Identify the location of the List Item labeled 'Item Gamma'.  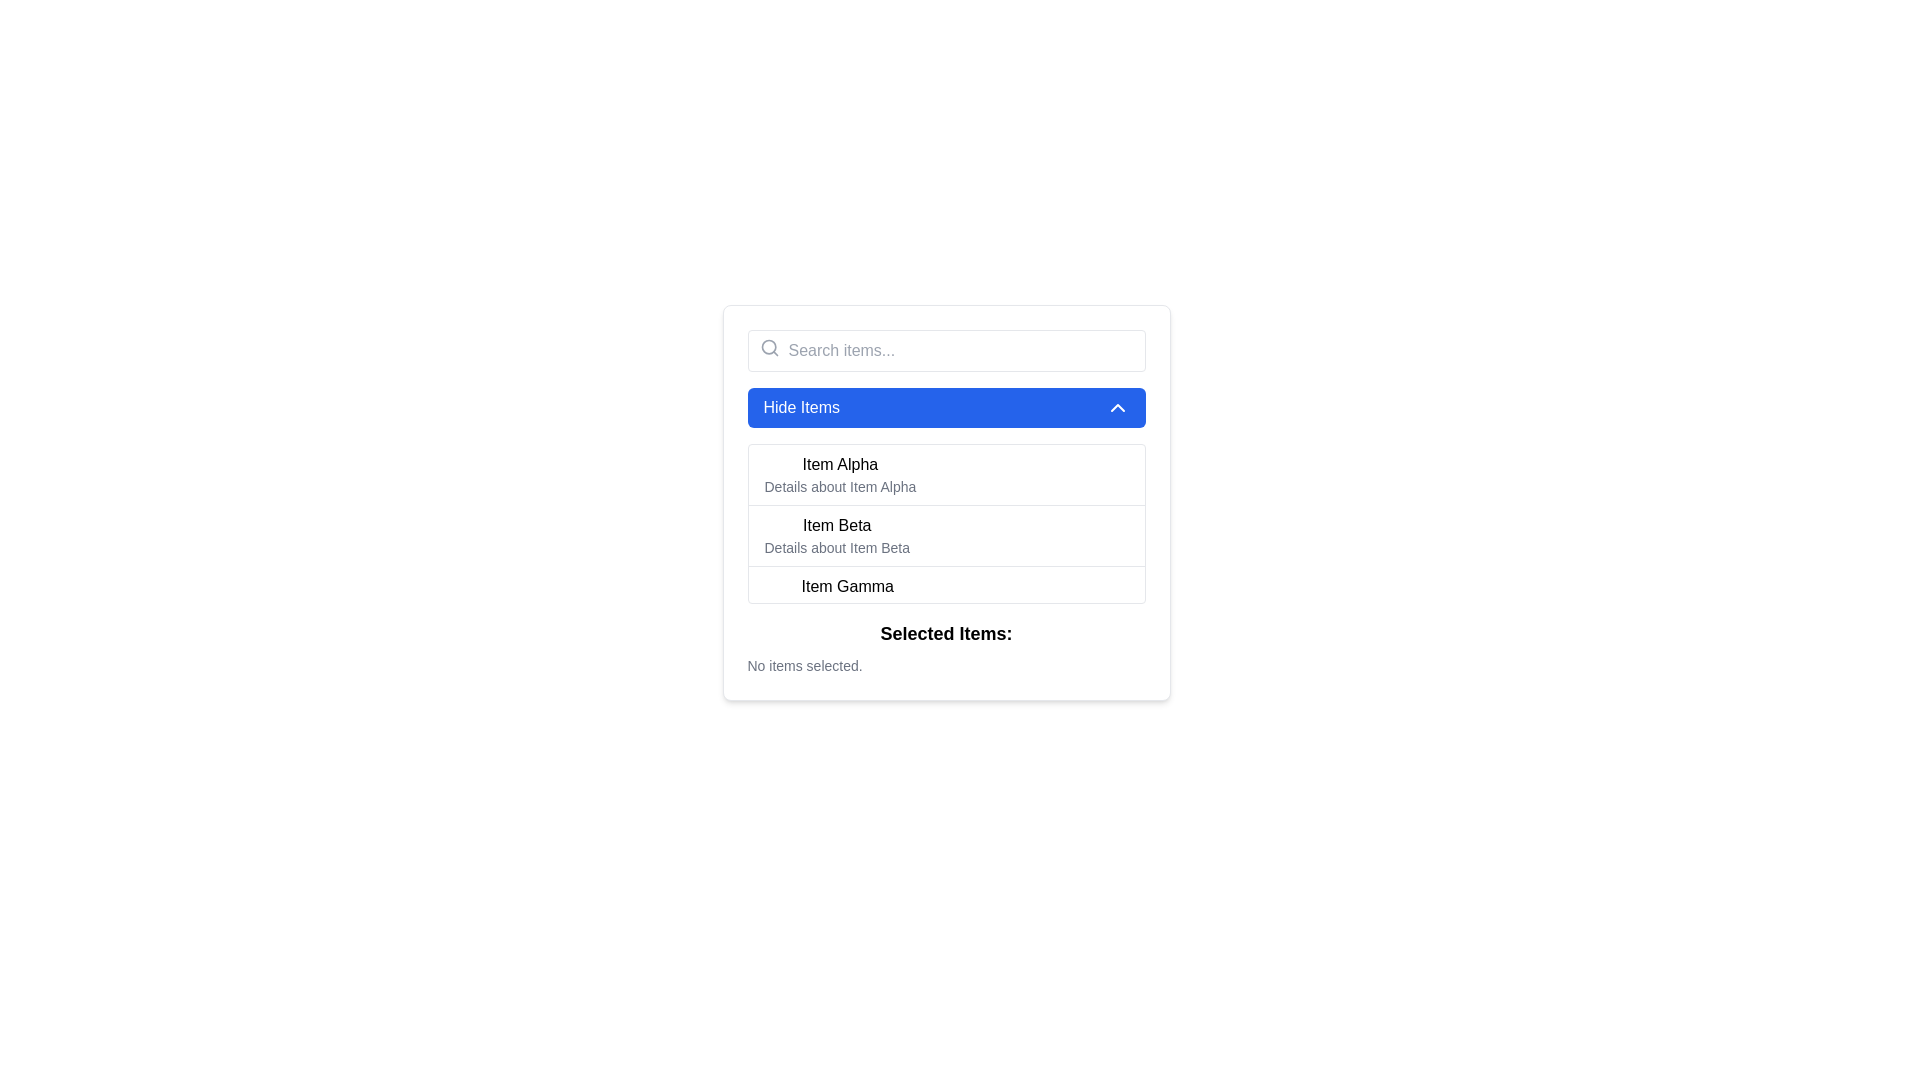
(847, 596).